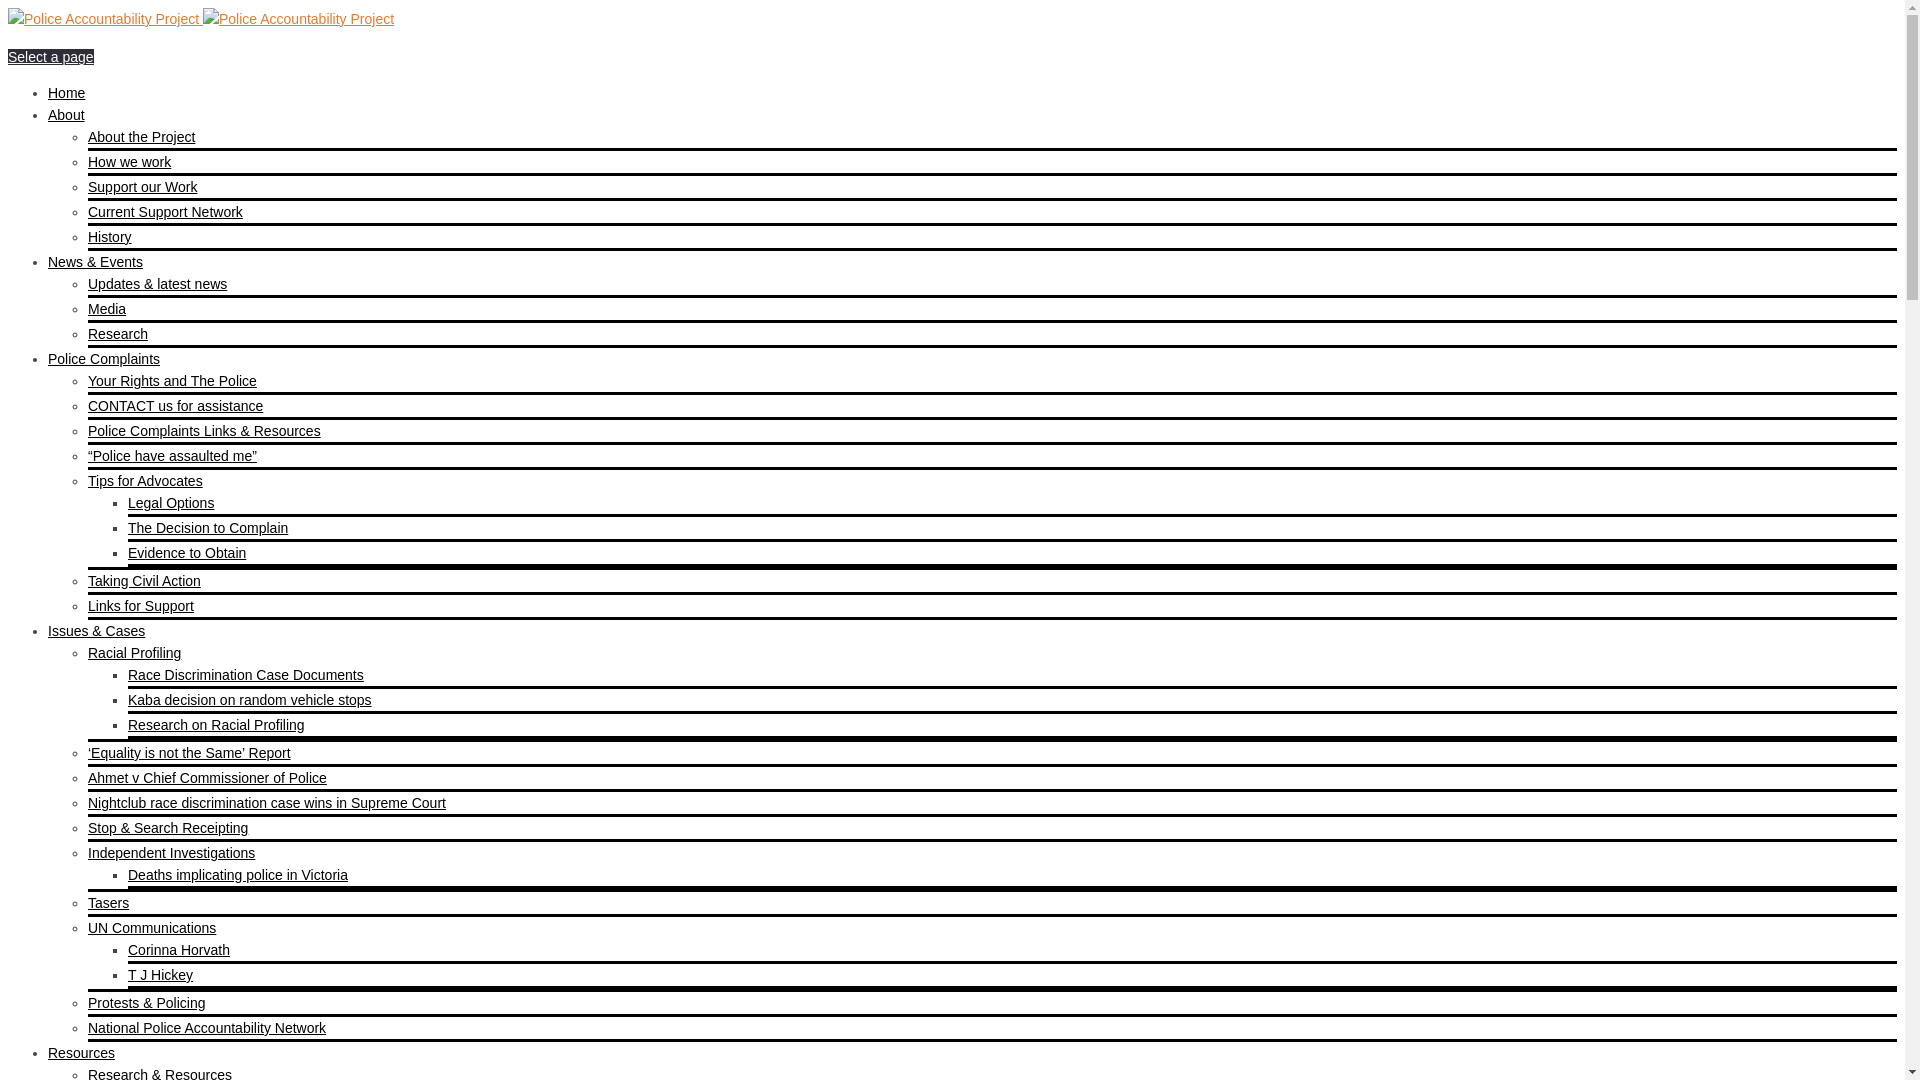  Describe the element at coordinates (66, 92) in the screenshot. I see `'Home'` at that location.